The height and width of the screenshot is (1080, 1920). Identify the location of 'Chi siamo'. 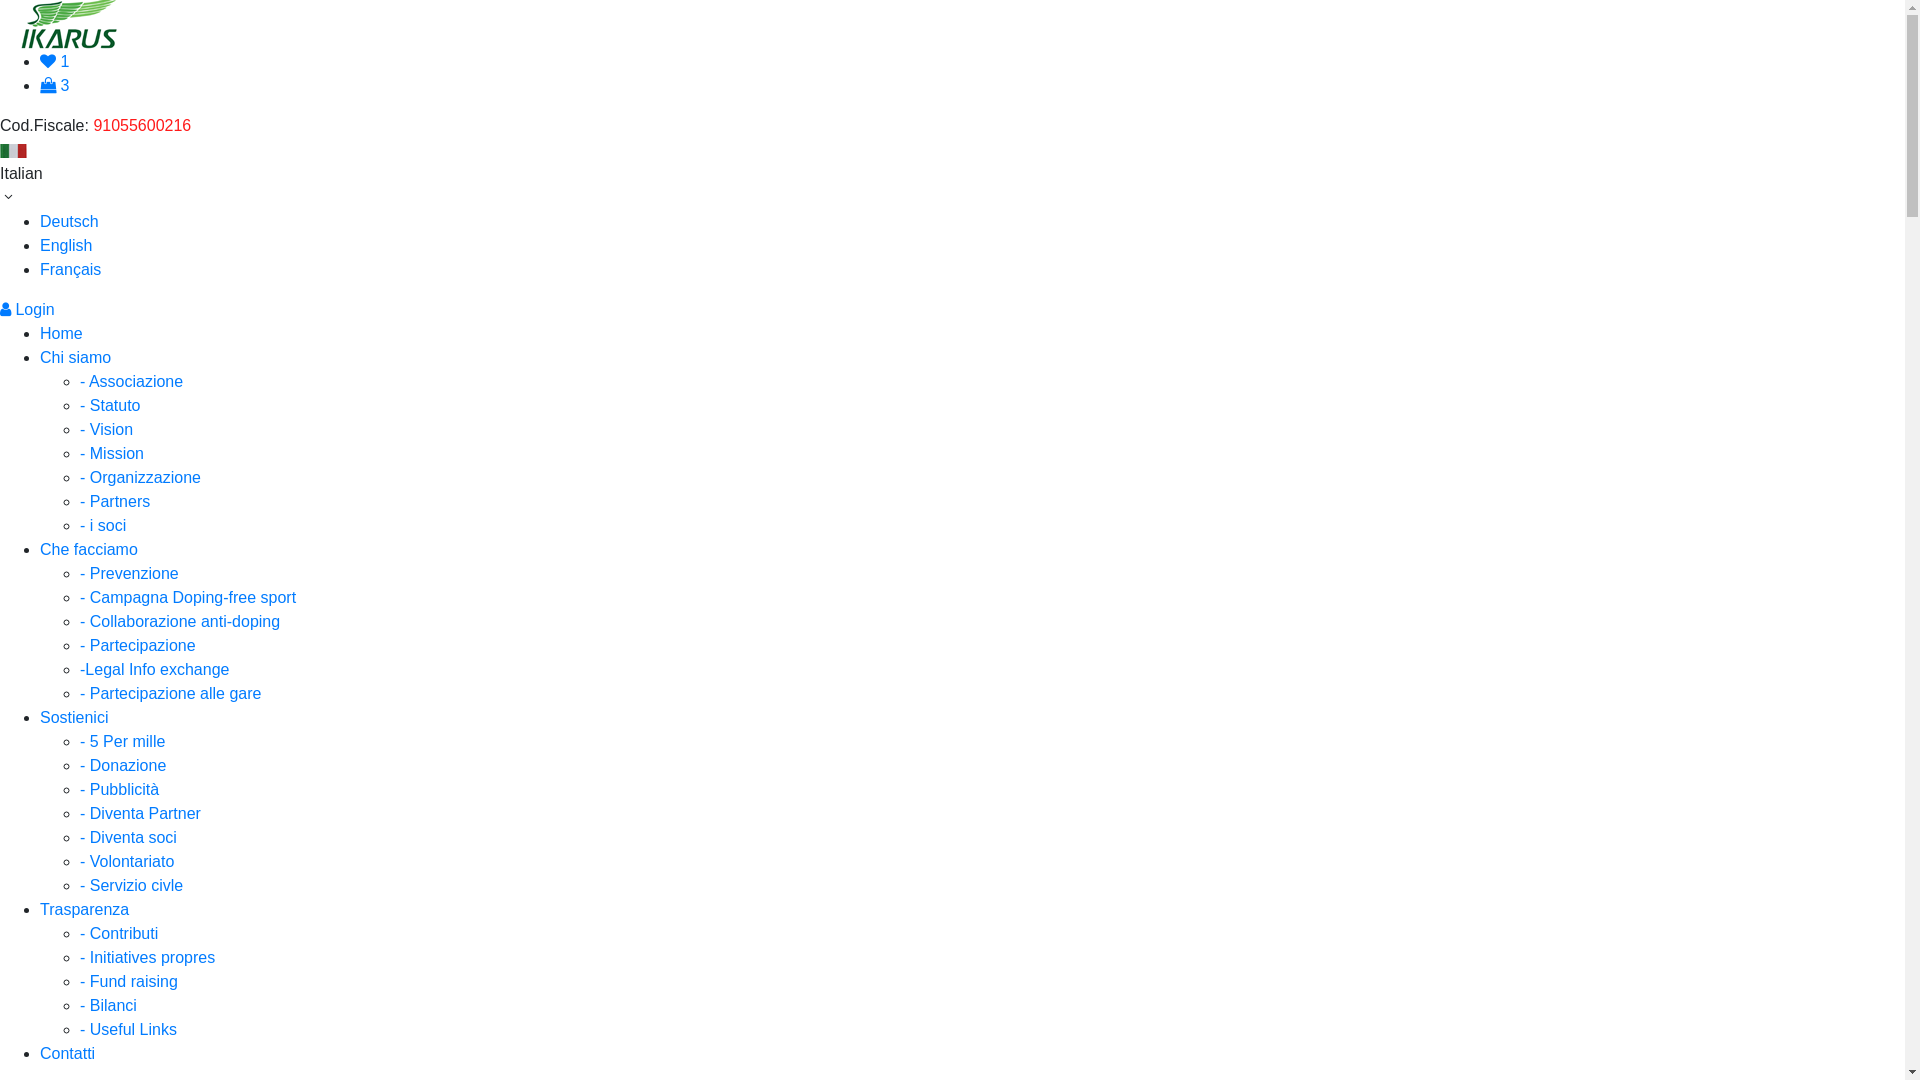
(75, 356).